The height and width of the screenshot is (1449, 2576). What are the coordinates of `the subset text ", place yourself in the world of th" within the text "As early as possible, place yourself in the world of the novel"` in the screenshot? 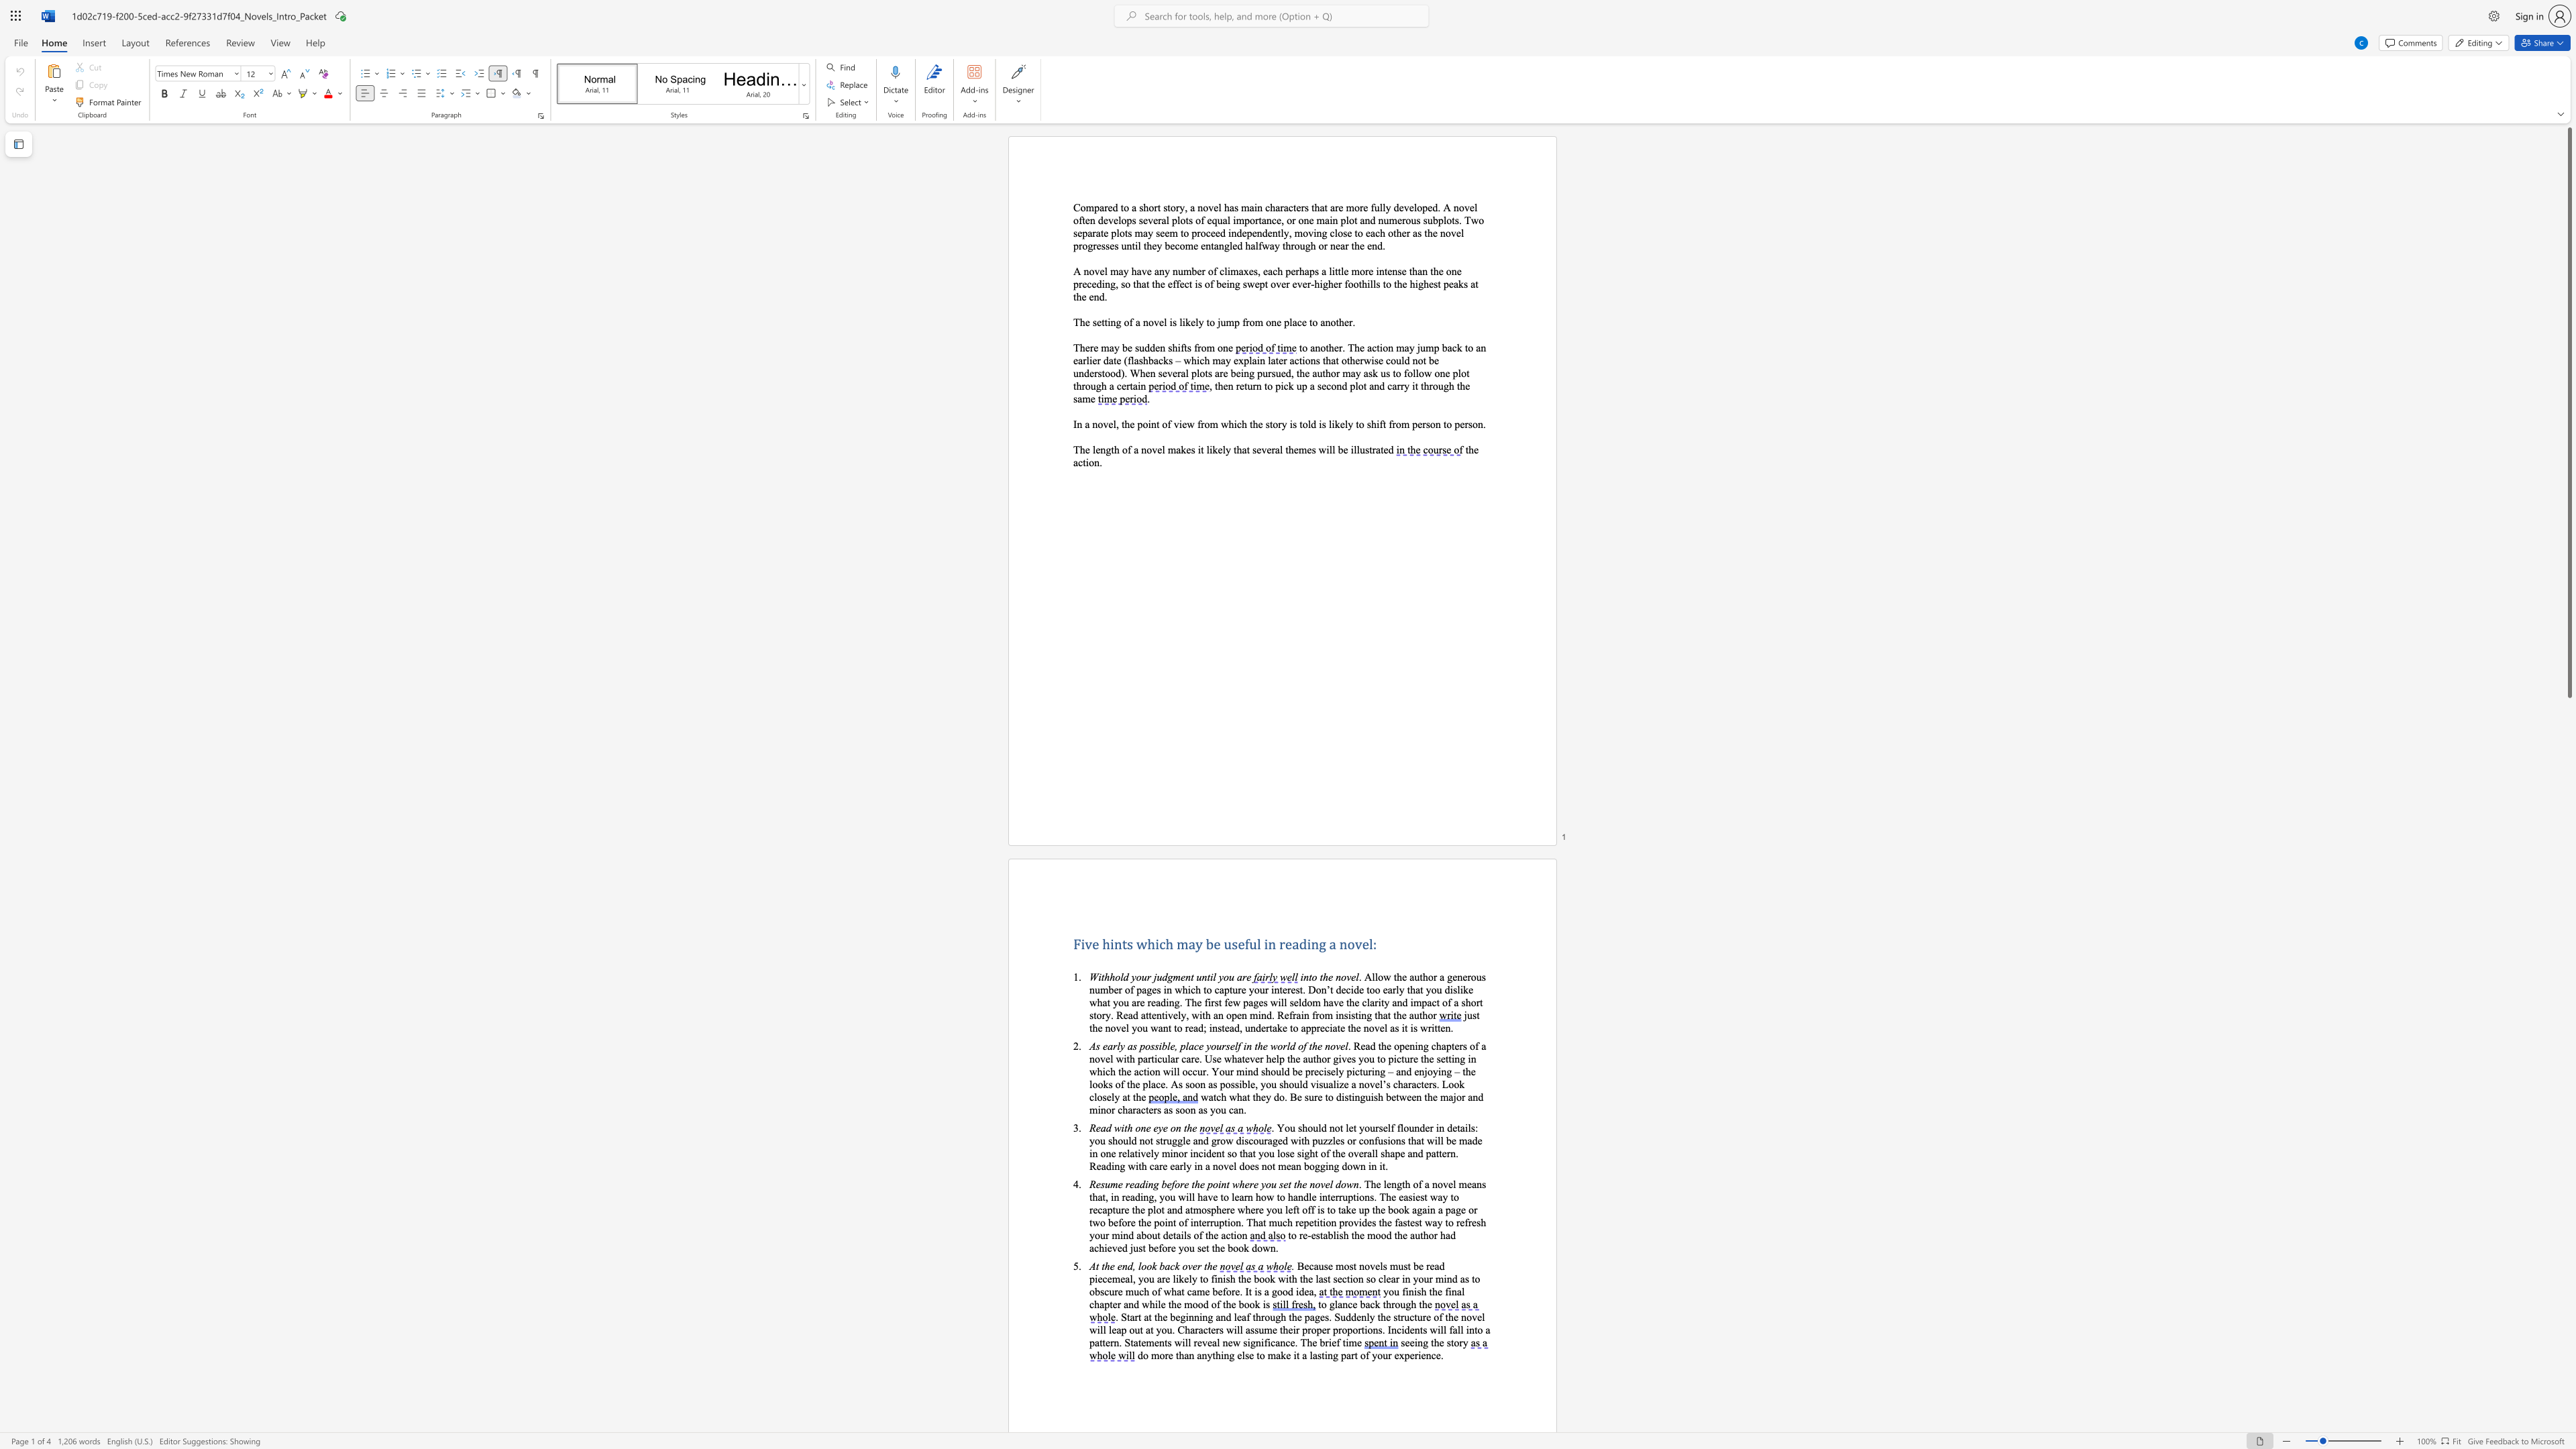 It's located at (1173, 1044).